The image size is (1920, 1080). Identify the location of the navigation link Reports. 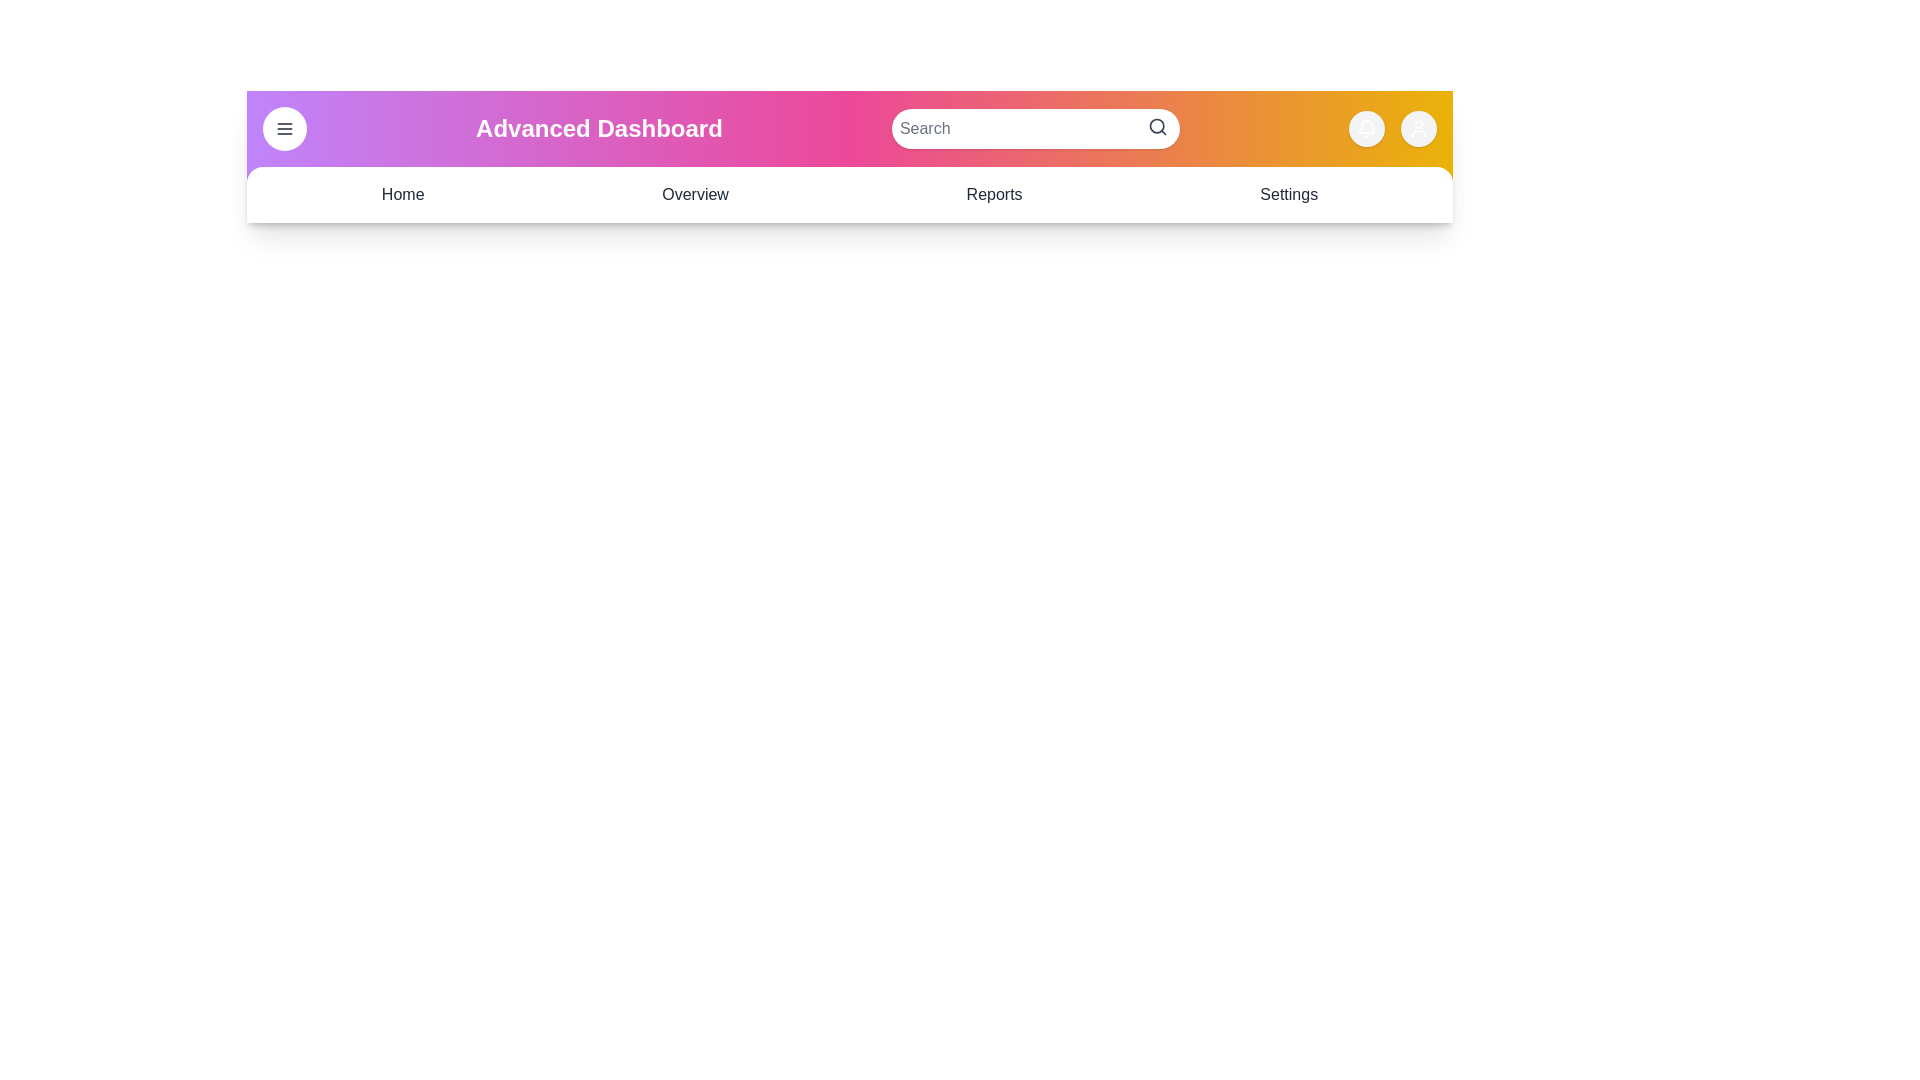
(993, 195).